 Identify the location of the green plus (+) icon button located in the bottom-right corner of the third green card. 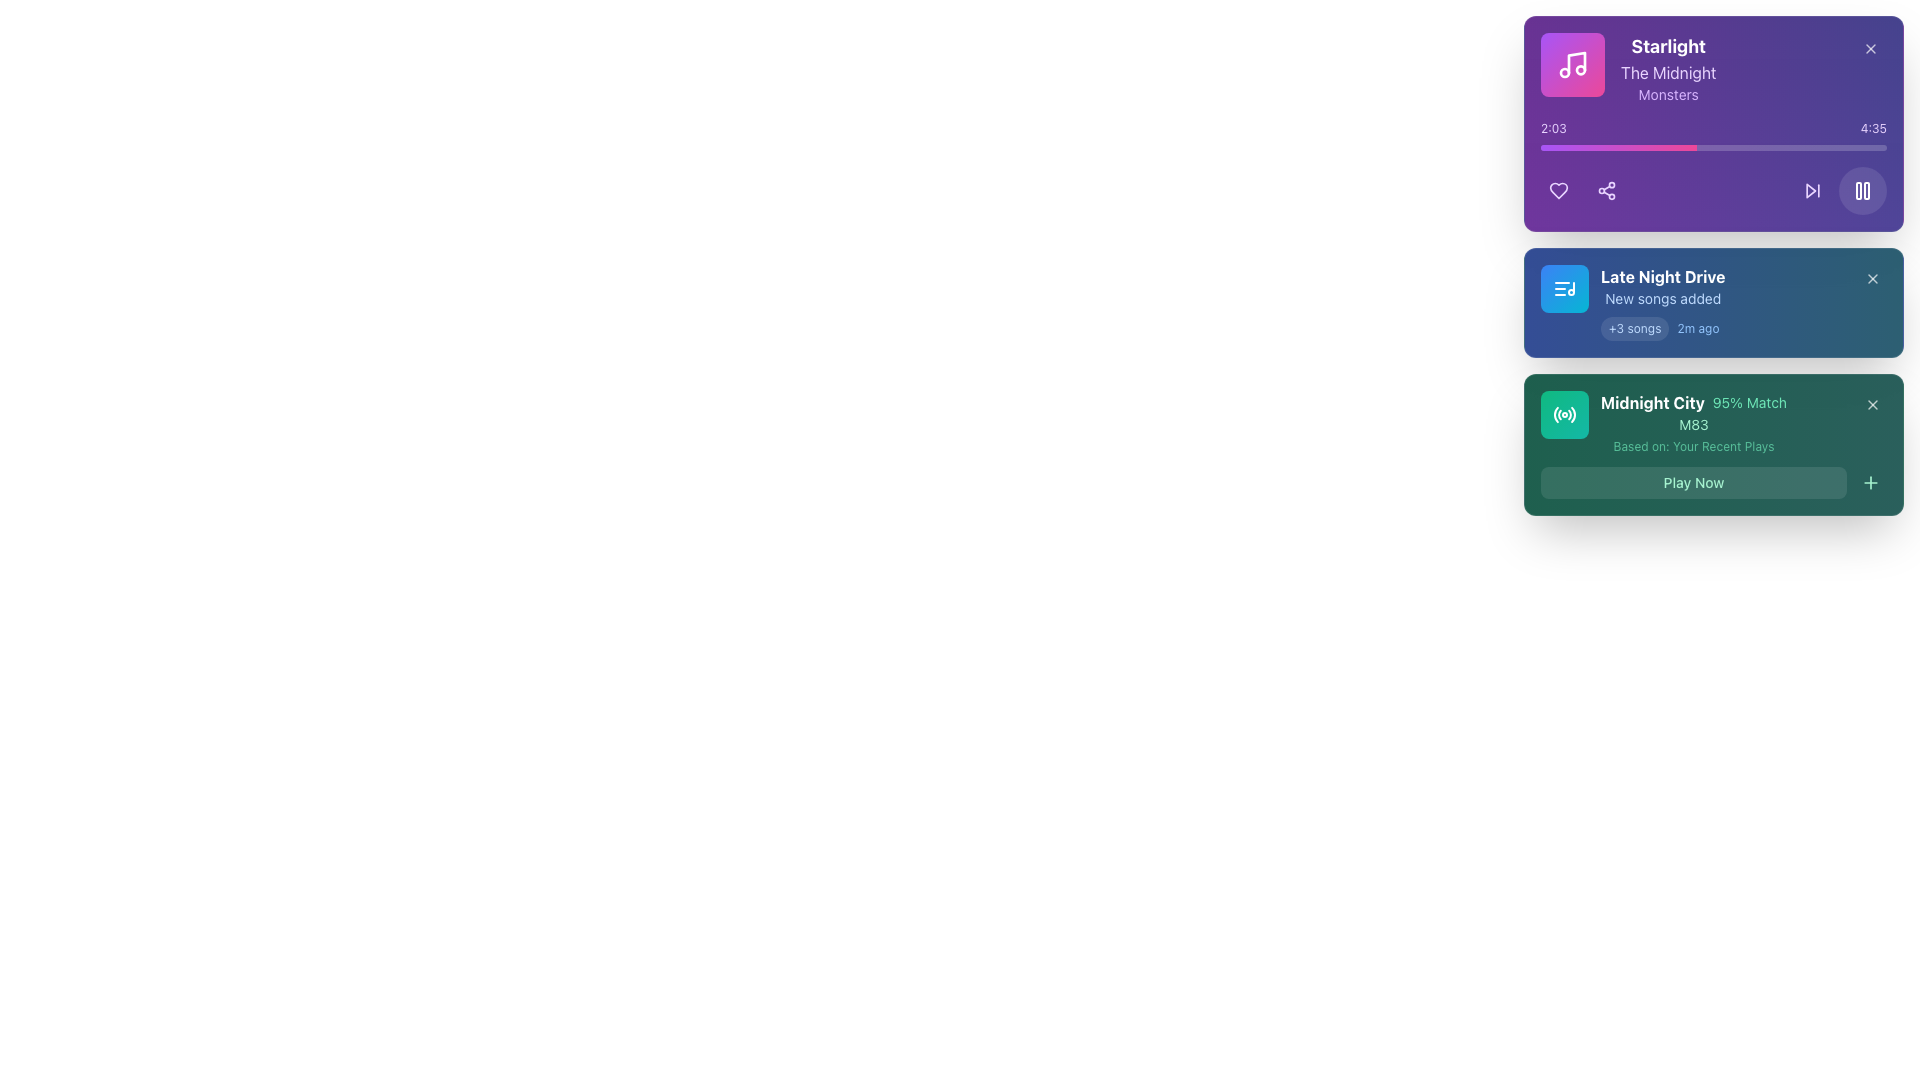
(1870, 482).